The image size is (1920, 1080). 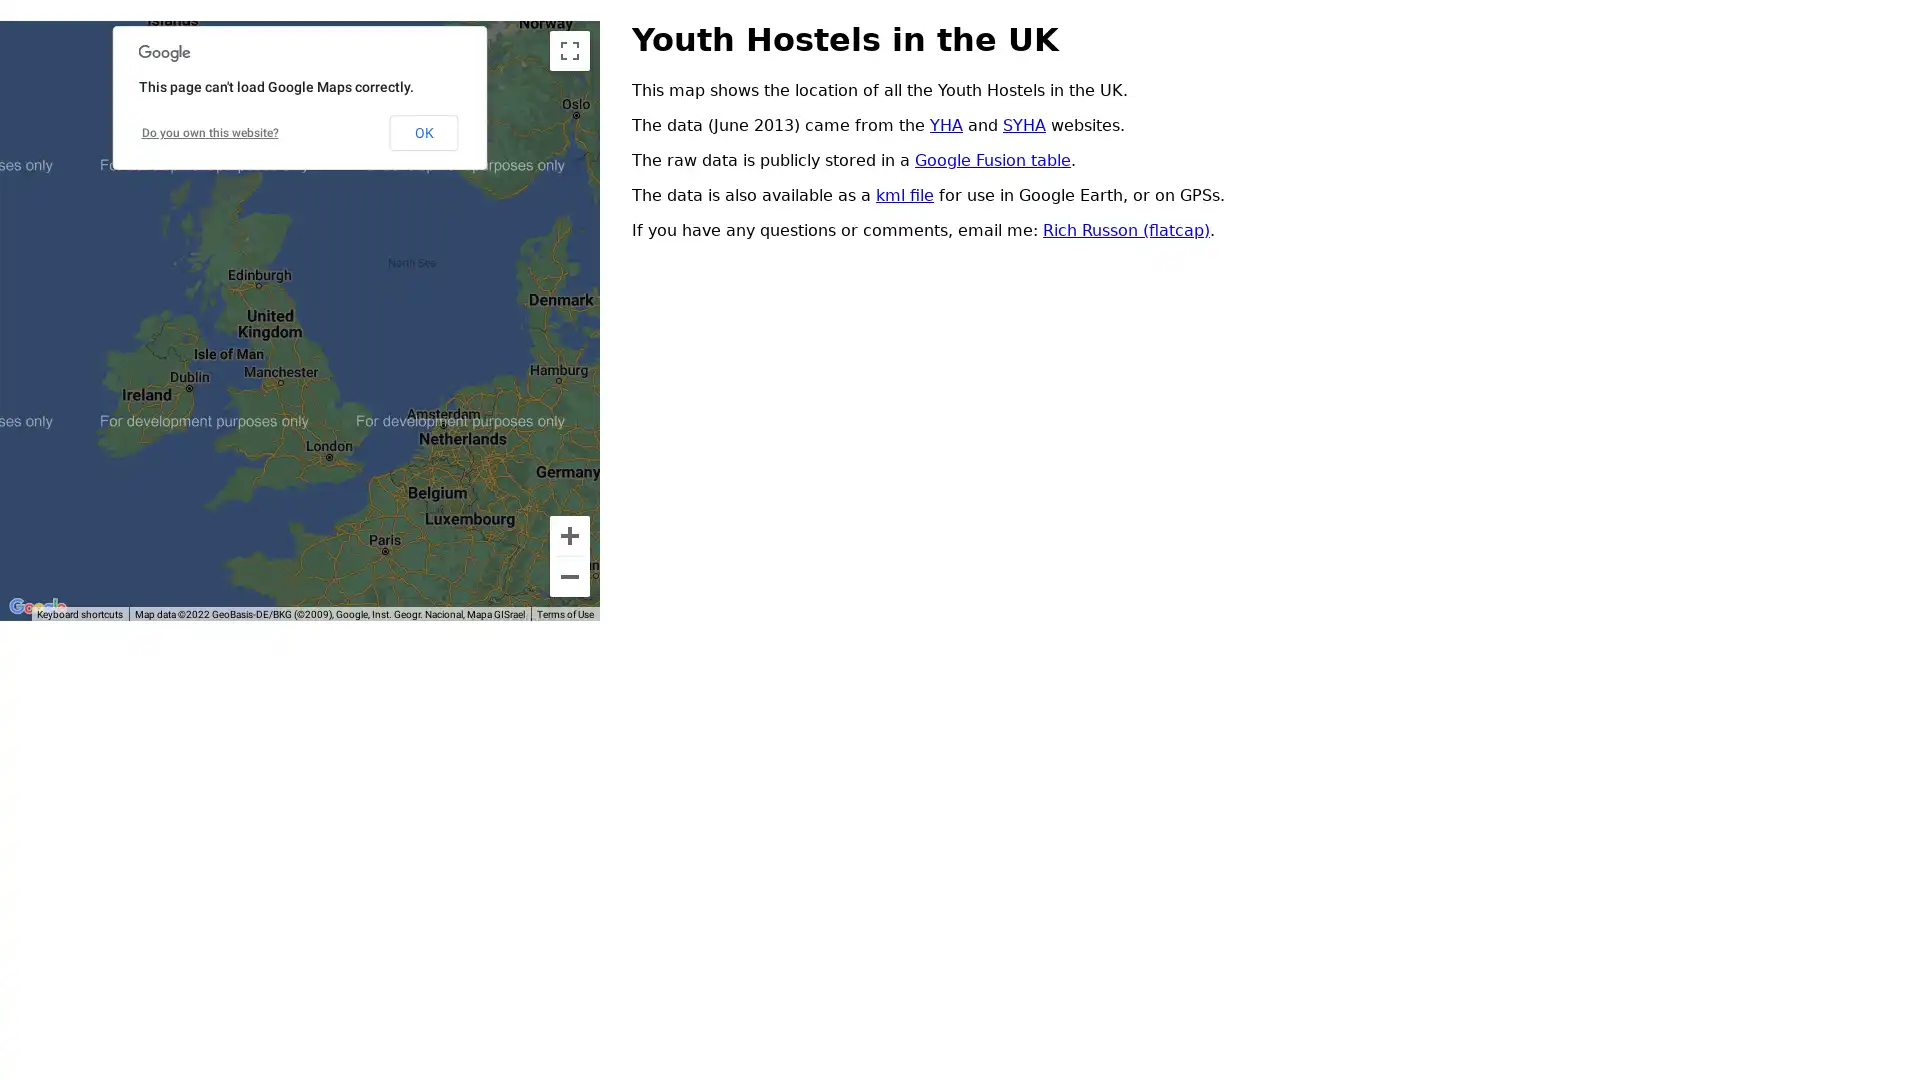 What do you see at coordinates (422, 131) in the screenshot?
I see `OK` at bounding box center [422, 131].